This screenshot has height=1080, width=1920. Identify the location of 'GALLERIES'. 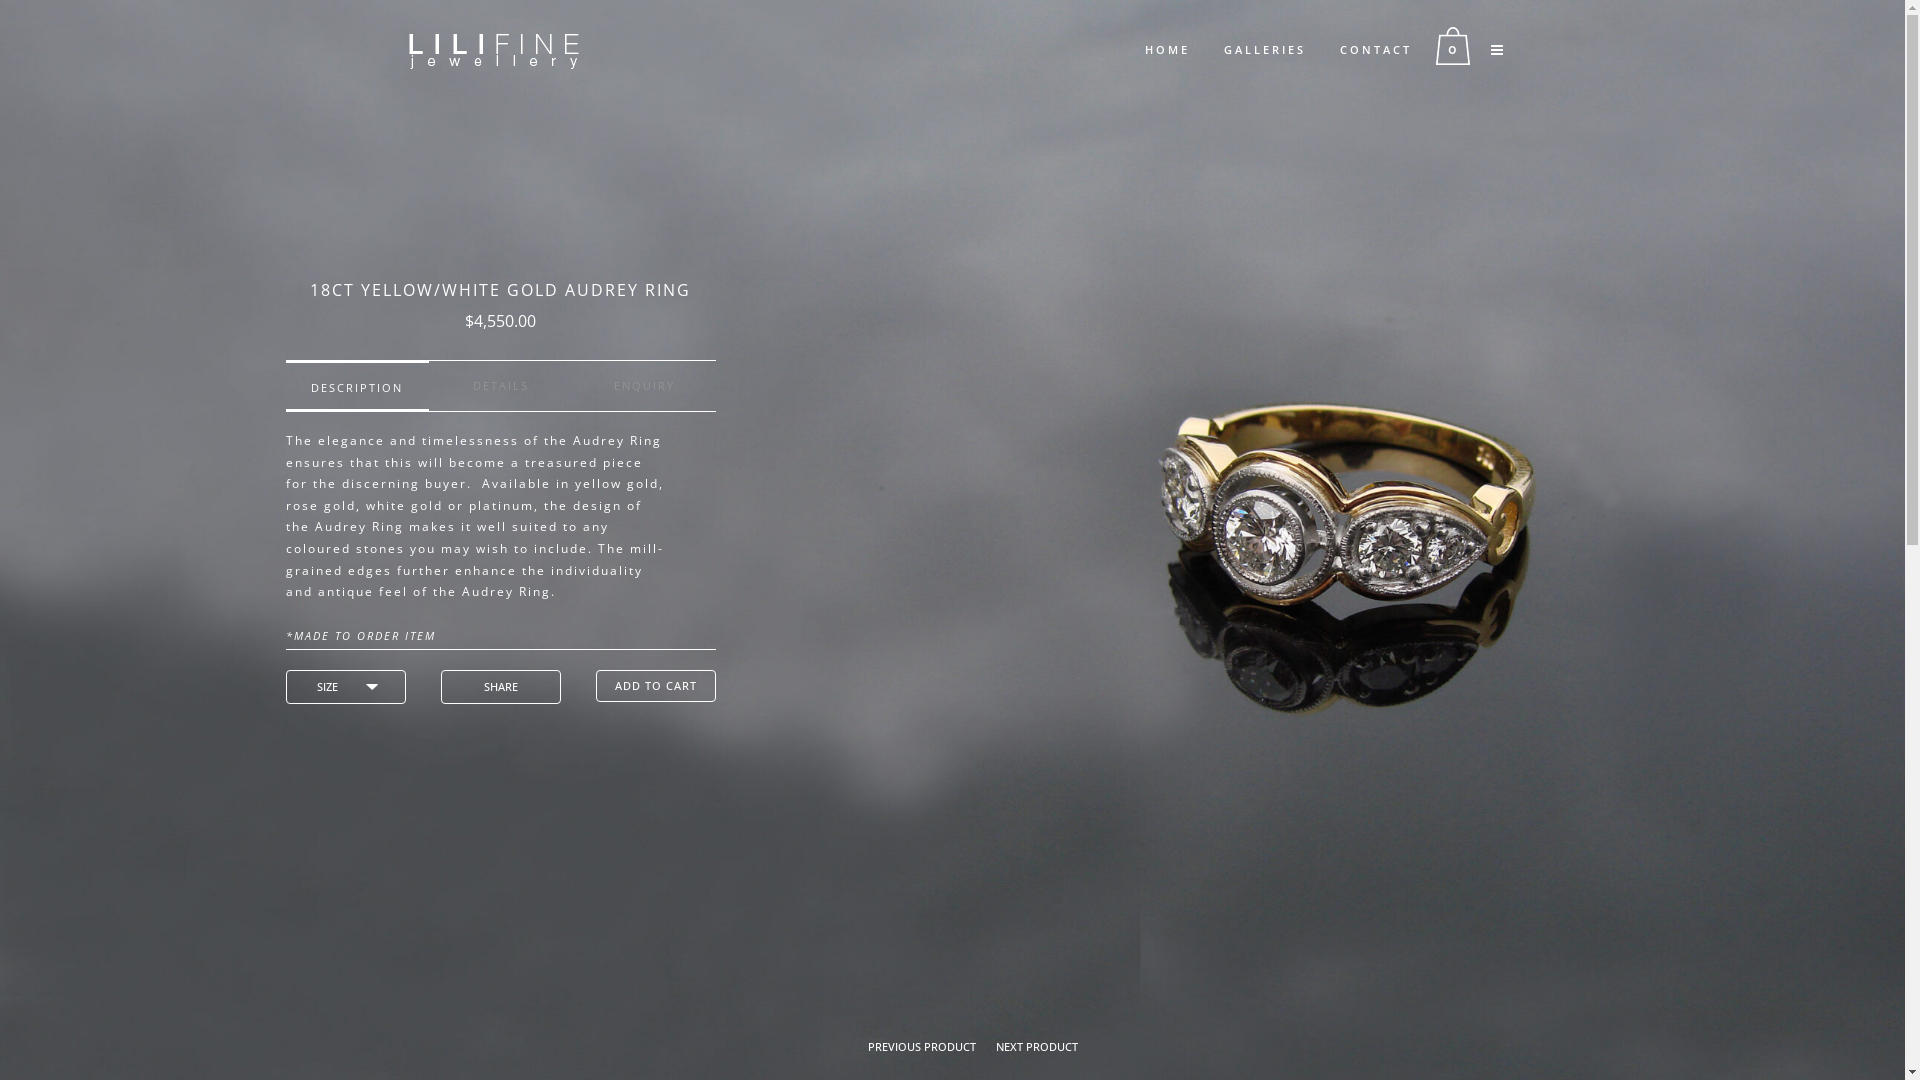
(1262, 49).